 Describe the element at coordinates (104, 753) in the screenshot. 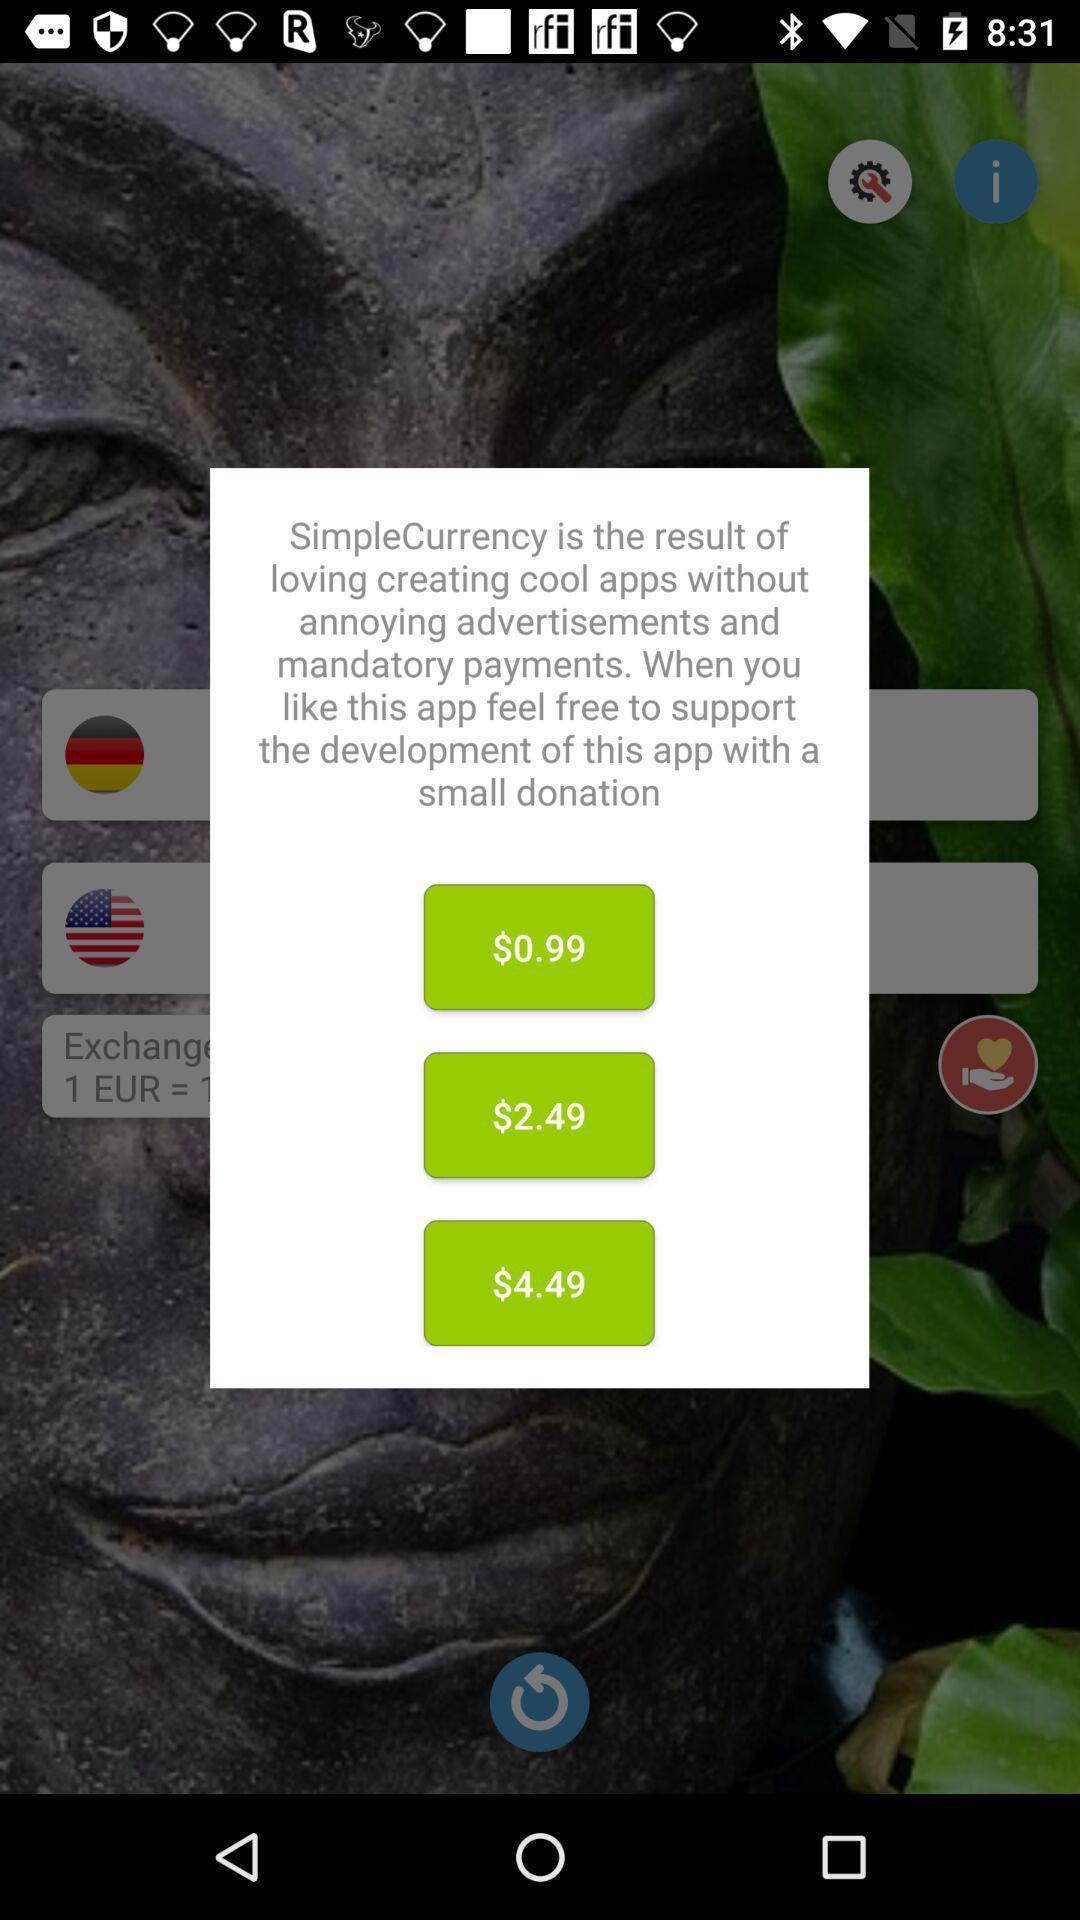

I see `the national_flag icon` at that location.